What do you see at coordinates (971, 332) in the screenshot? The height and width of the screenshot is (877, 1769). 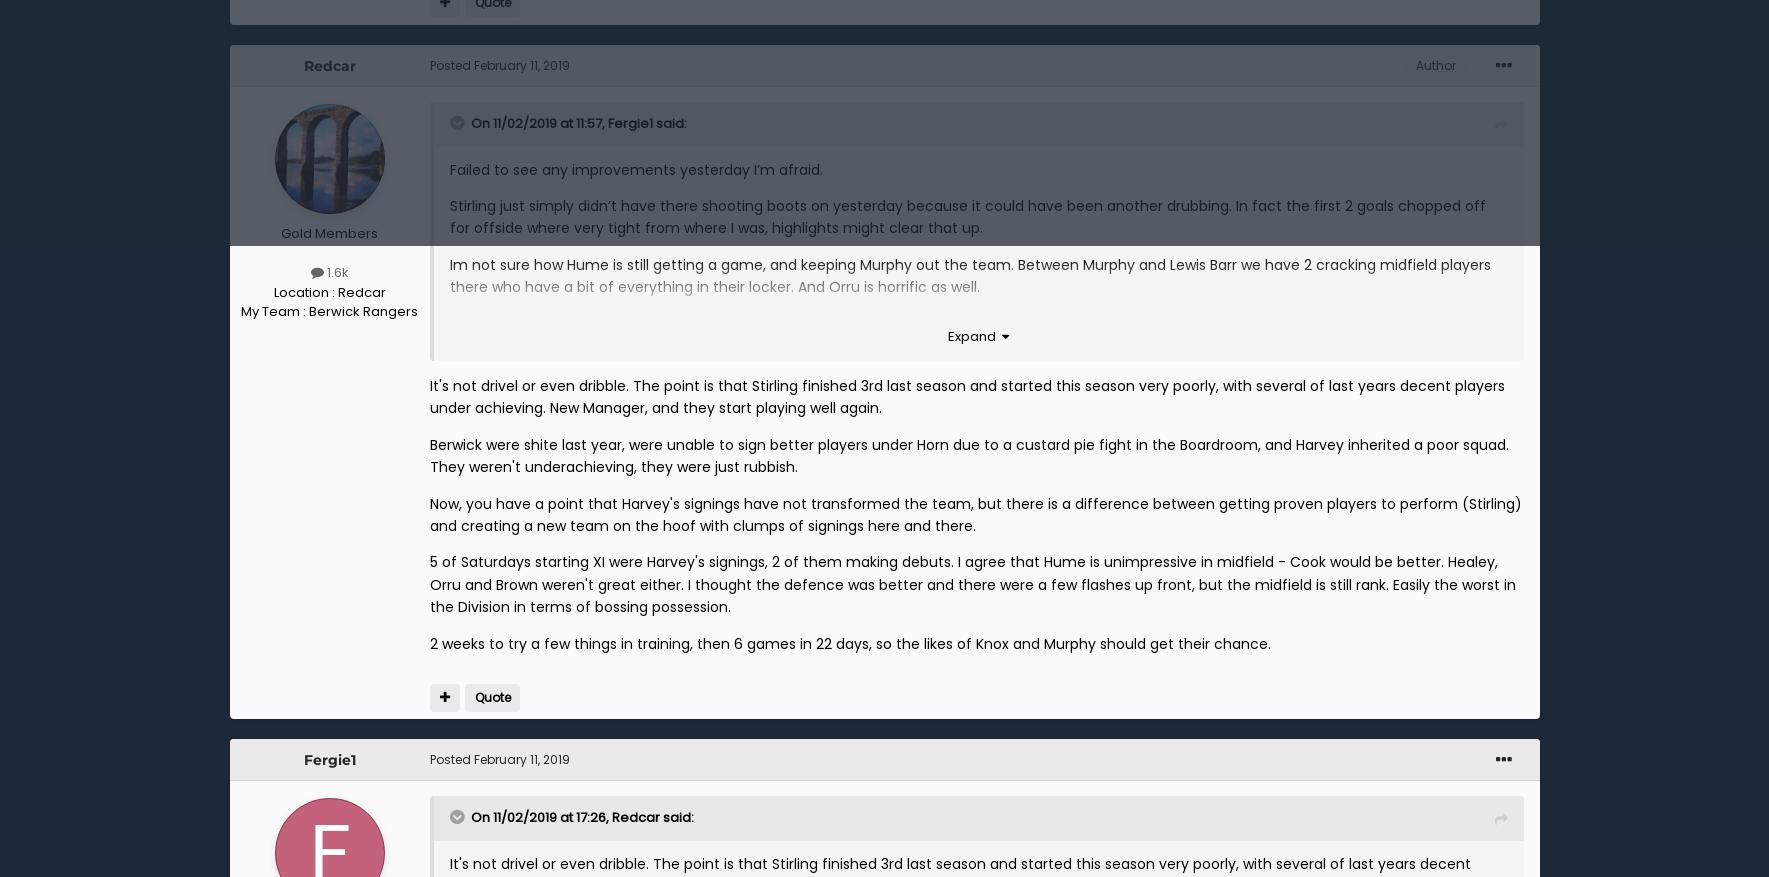 I see `'Promising signs from back 4 and Given time/games the back 4 will only become better, but they are under a constant threat for 90 mins due to the dross they have in front of them.'` at bounding box center [971, 332].